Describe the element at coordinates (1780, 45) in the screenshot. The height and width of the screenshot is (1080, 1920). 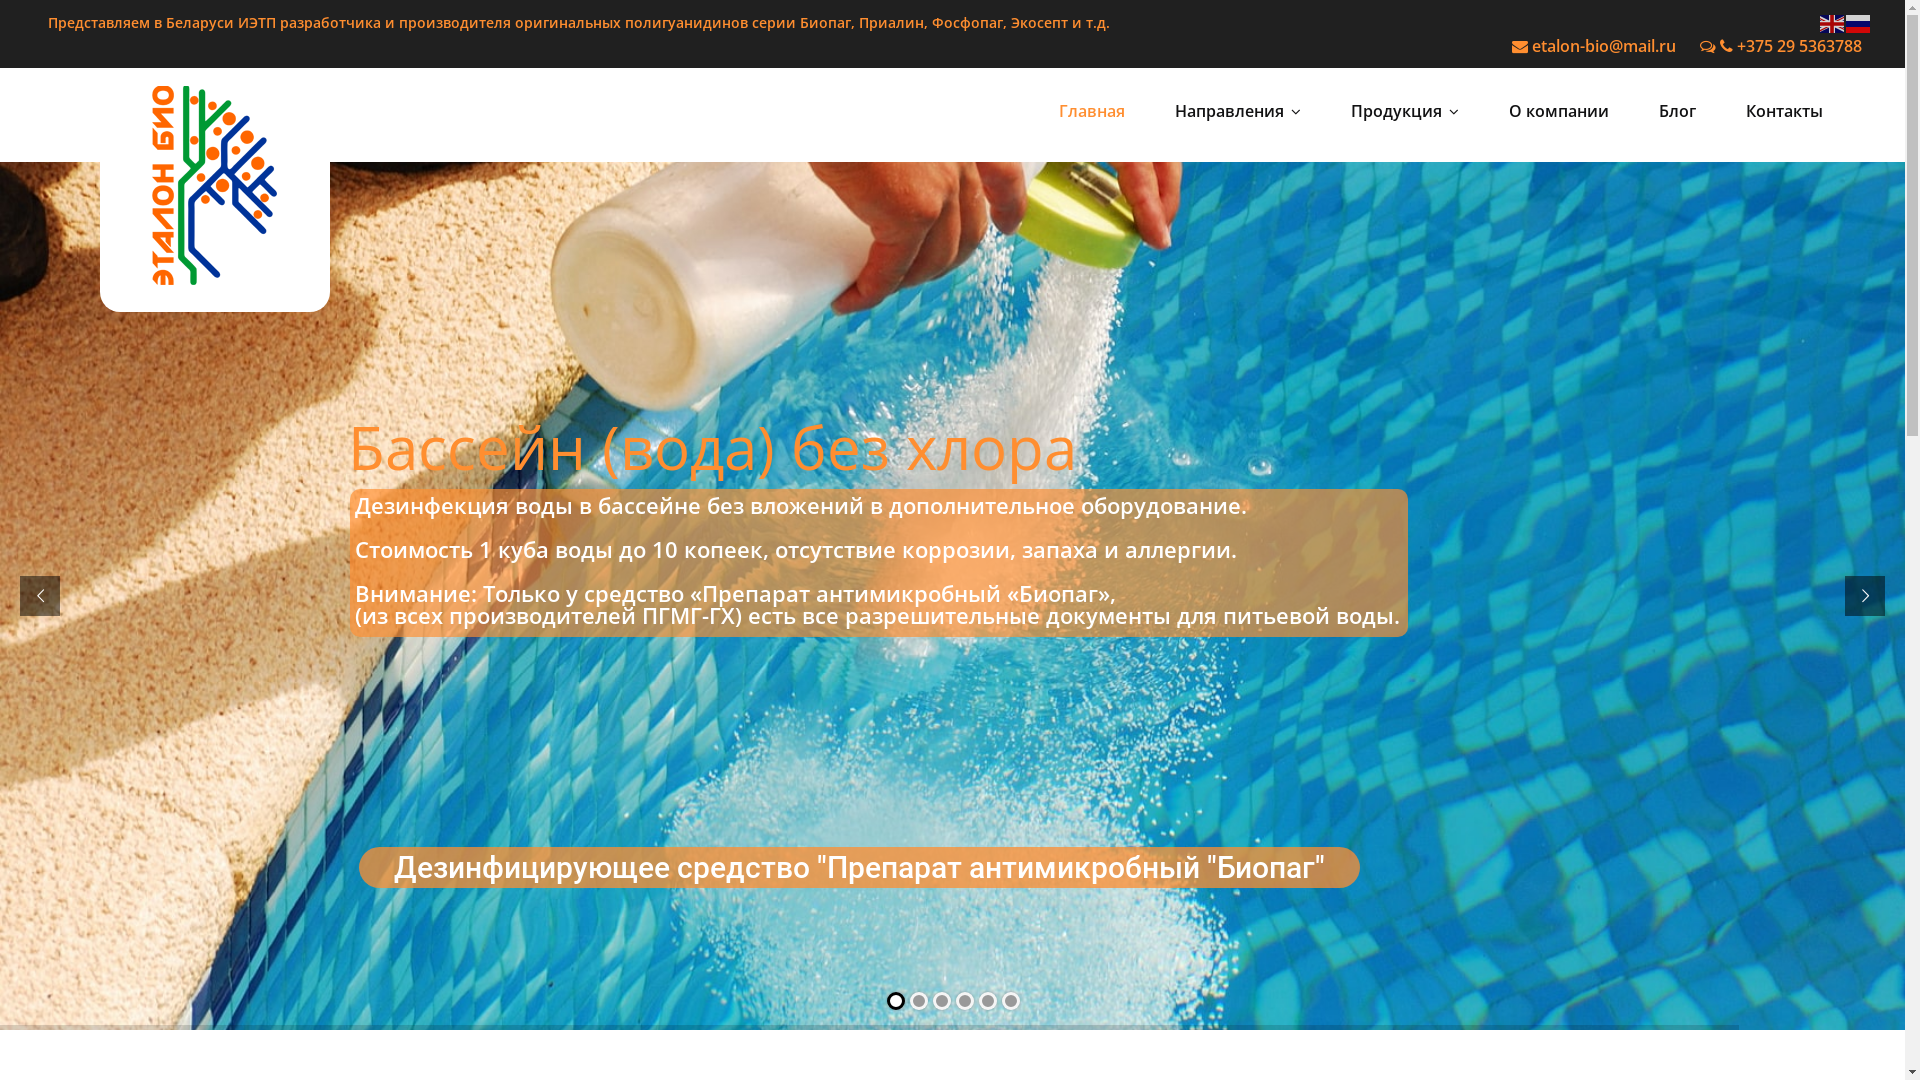
I see `'+375 29 5363788'` at that location.